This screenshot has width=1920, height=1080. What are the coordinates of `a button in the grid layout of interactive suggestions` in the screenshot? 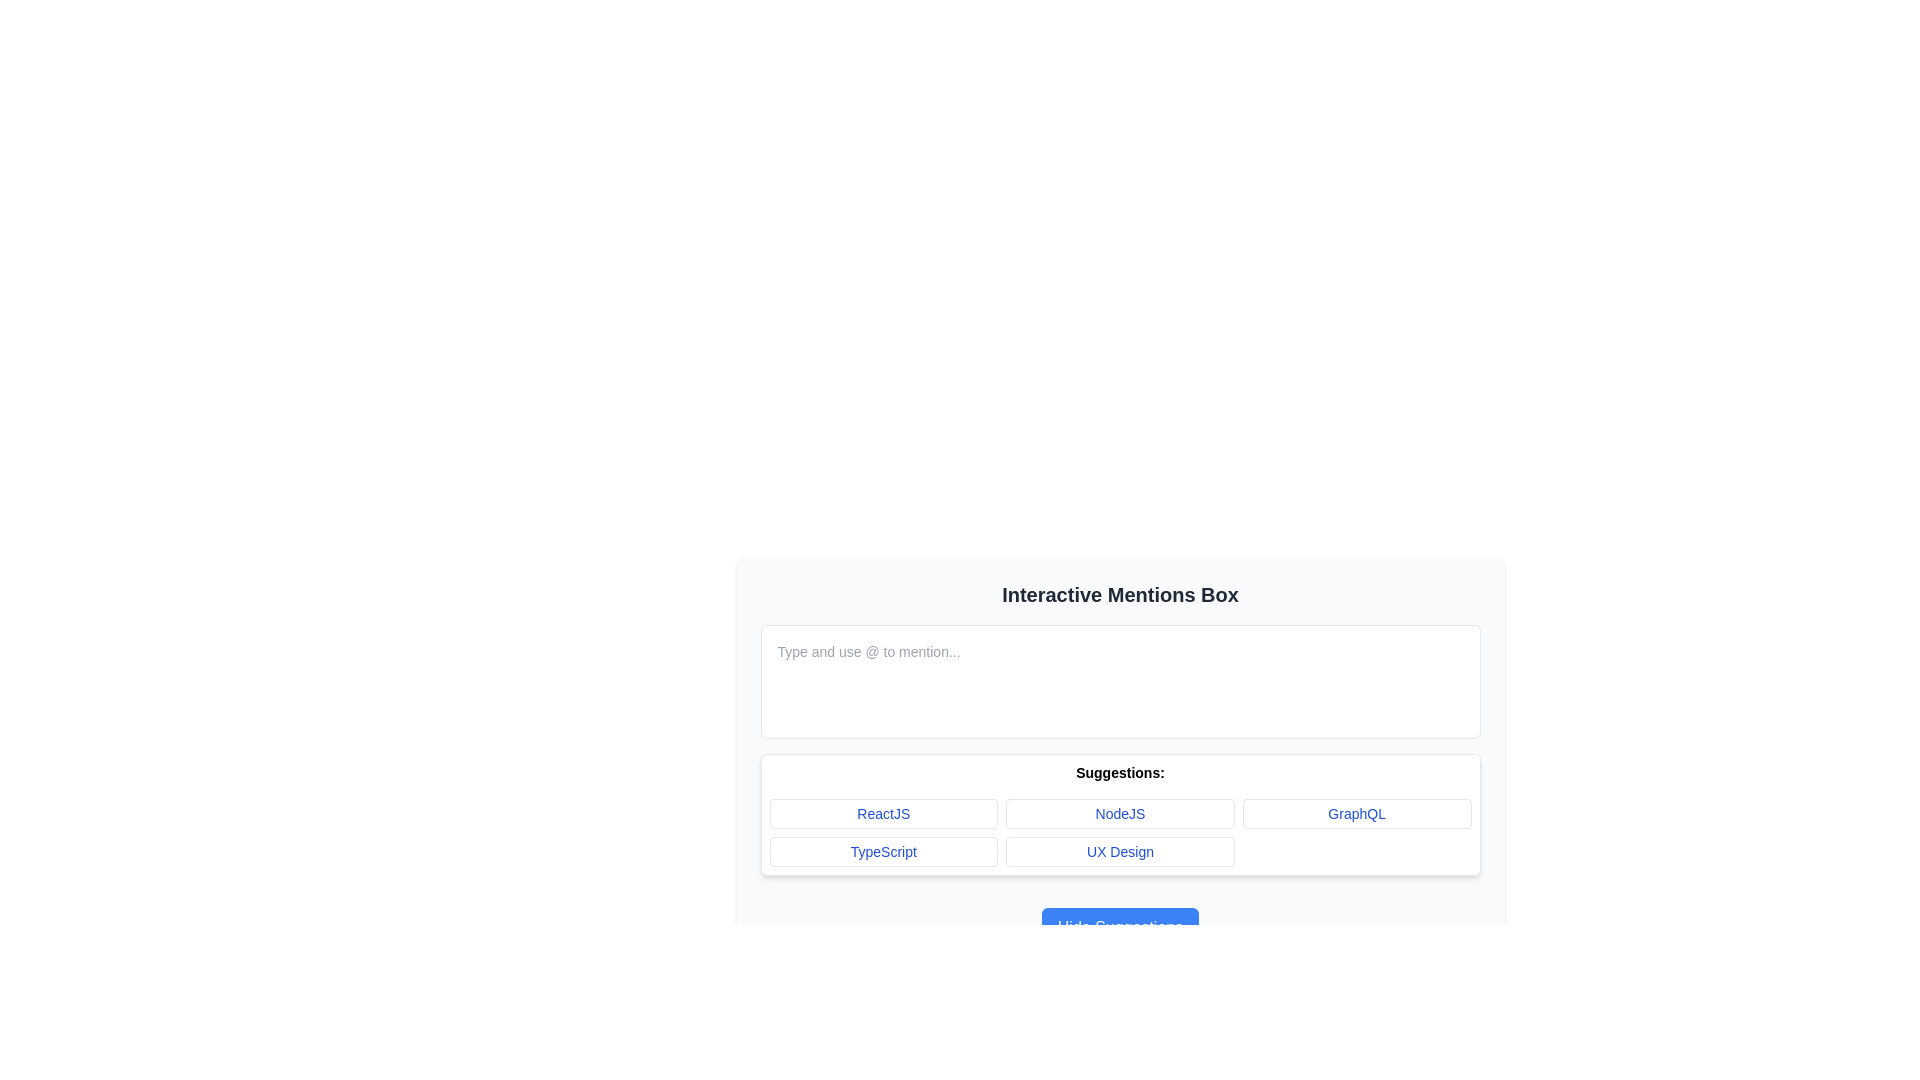 It's located at (1120, 833).